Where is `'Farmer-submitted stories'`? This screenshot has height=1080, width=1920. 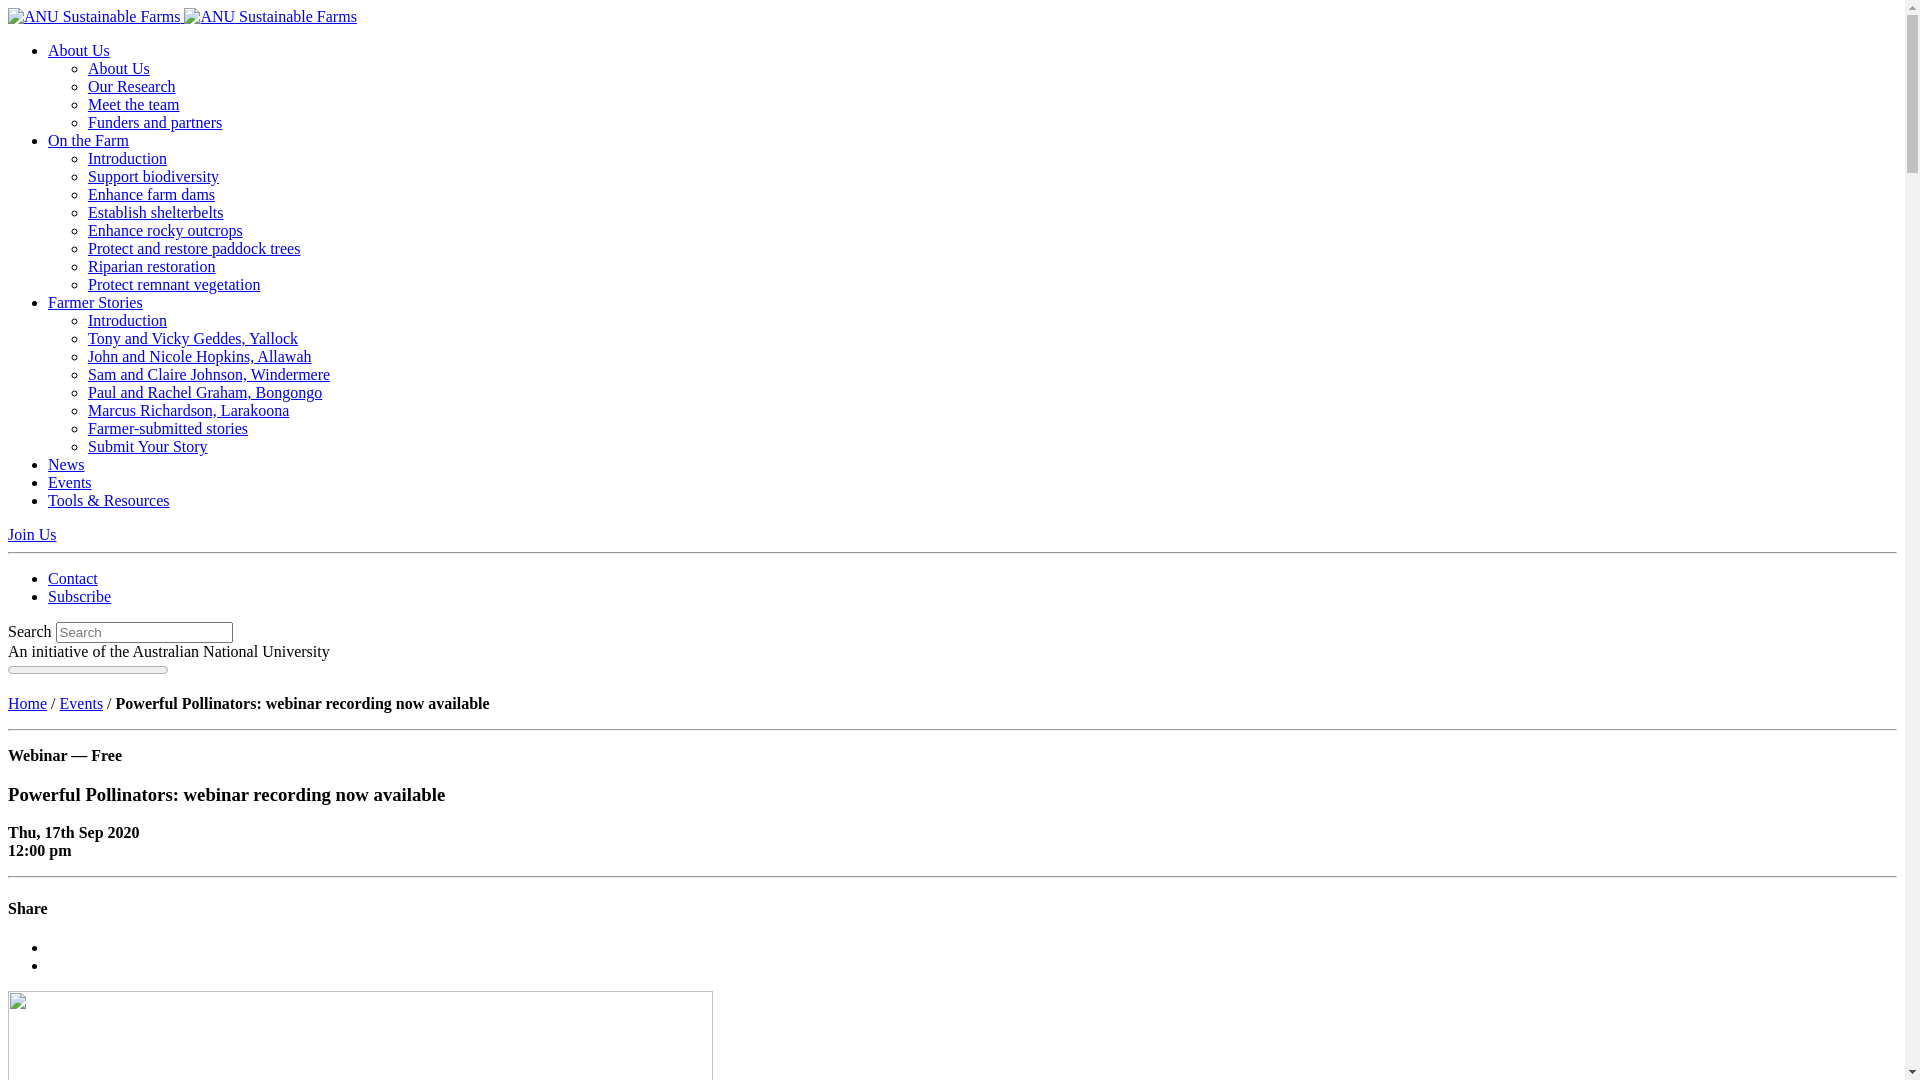
'Farmer-submitted stories' is located at coordinates (86, 427).